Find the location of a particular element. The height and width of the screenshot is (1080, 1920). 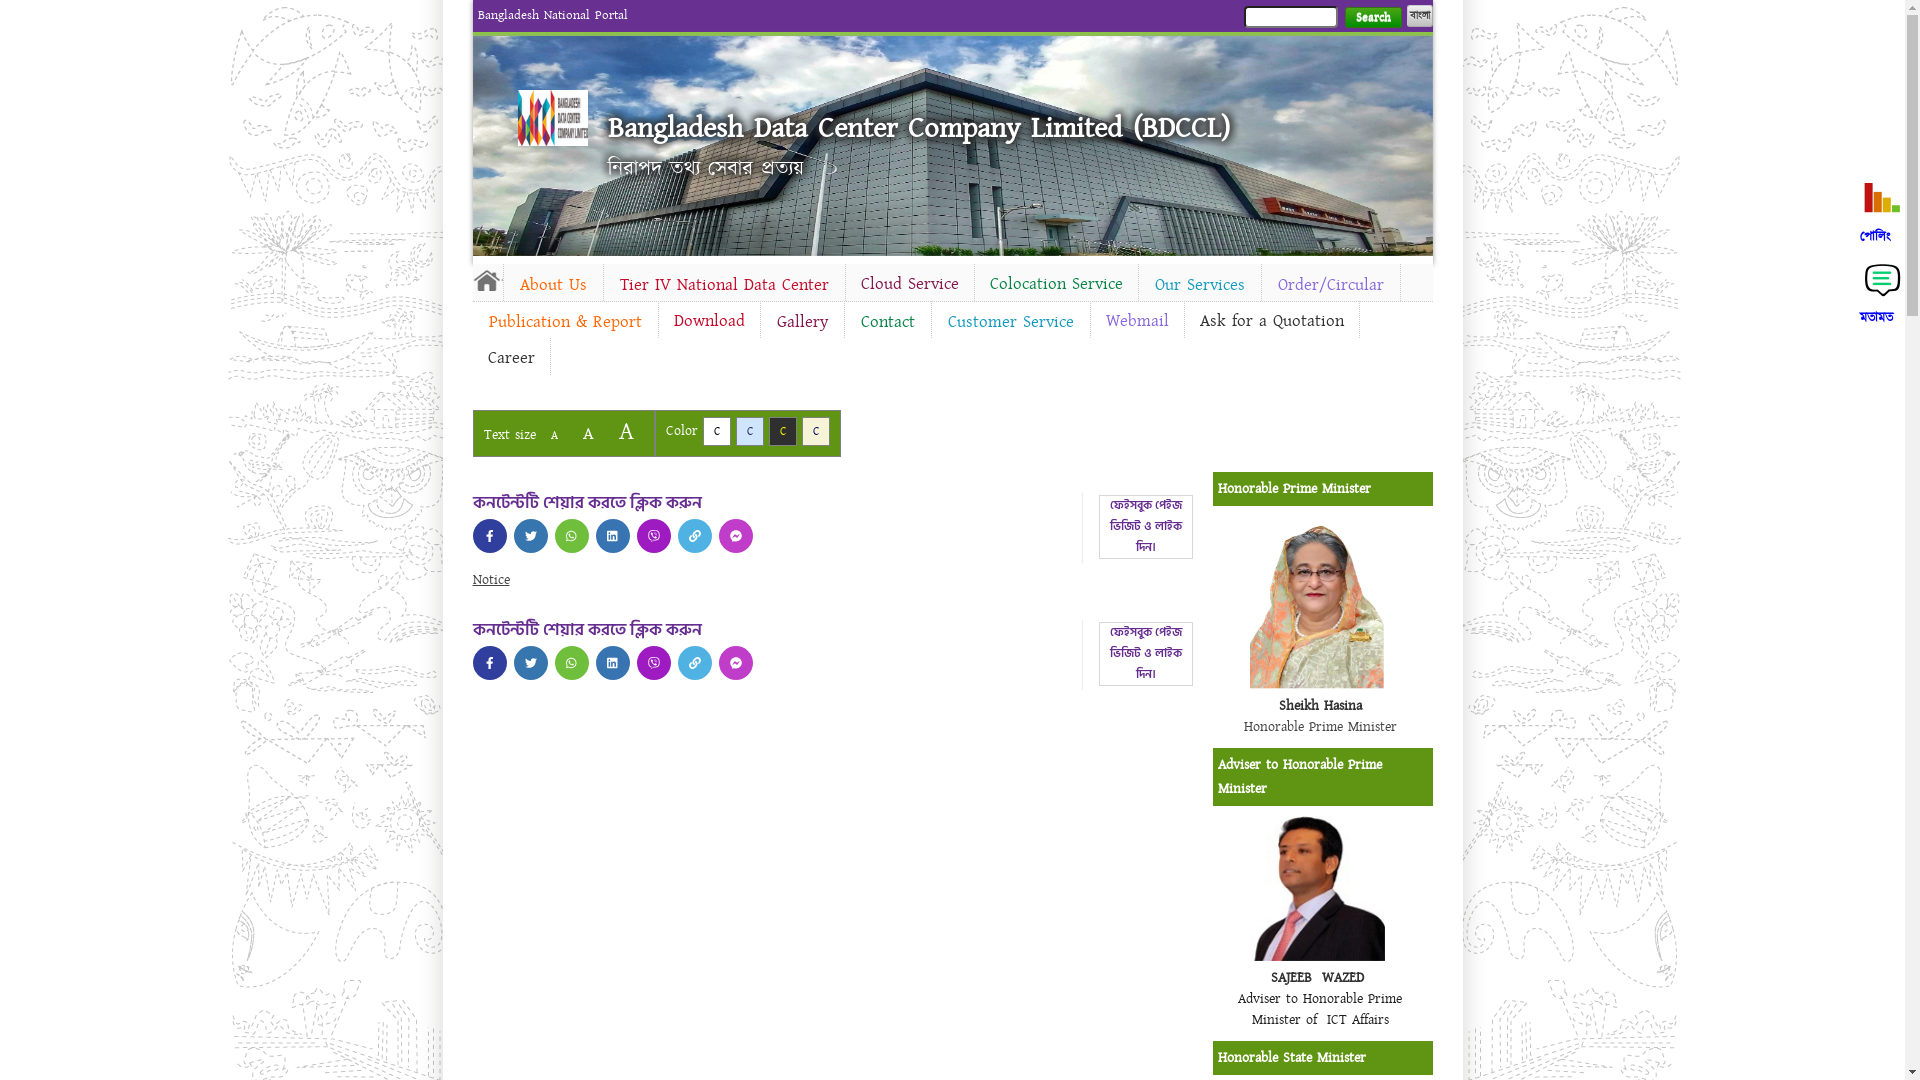

'Gallery' is located at coordinates (758, 320).